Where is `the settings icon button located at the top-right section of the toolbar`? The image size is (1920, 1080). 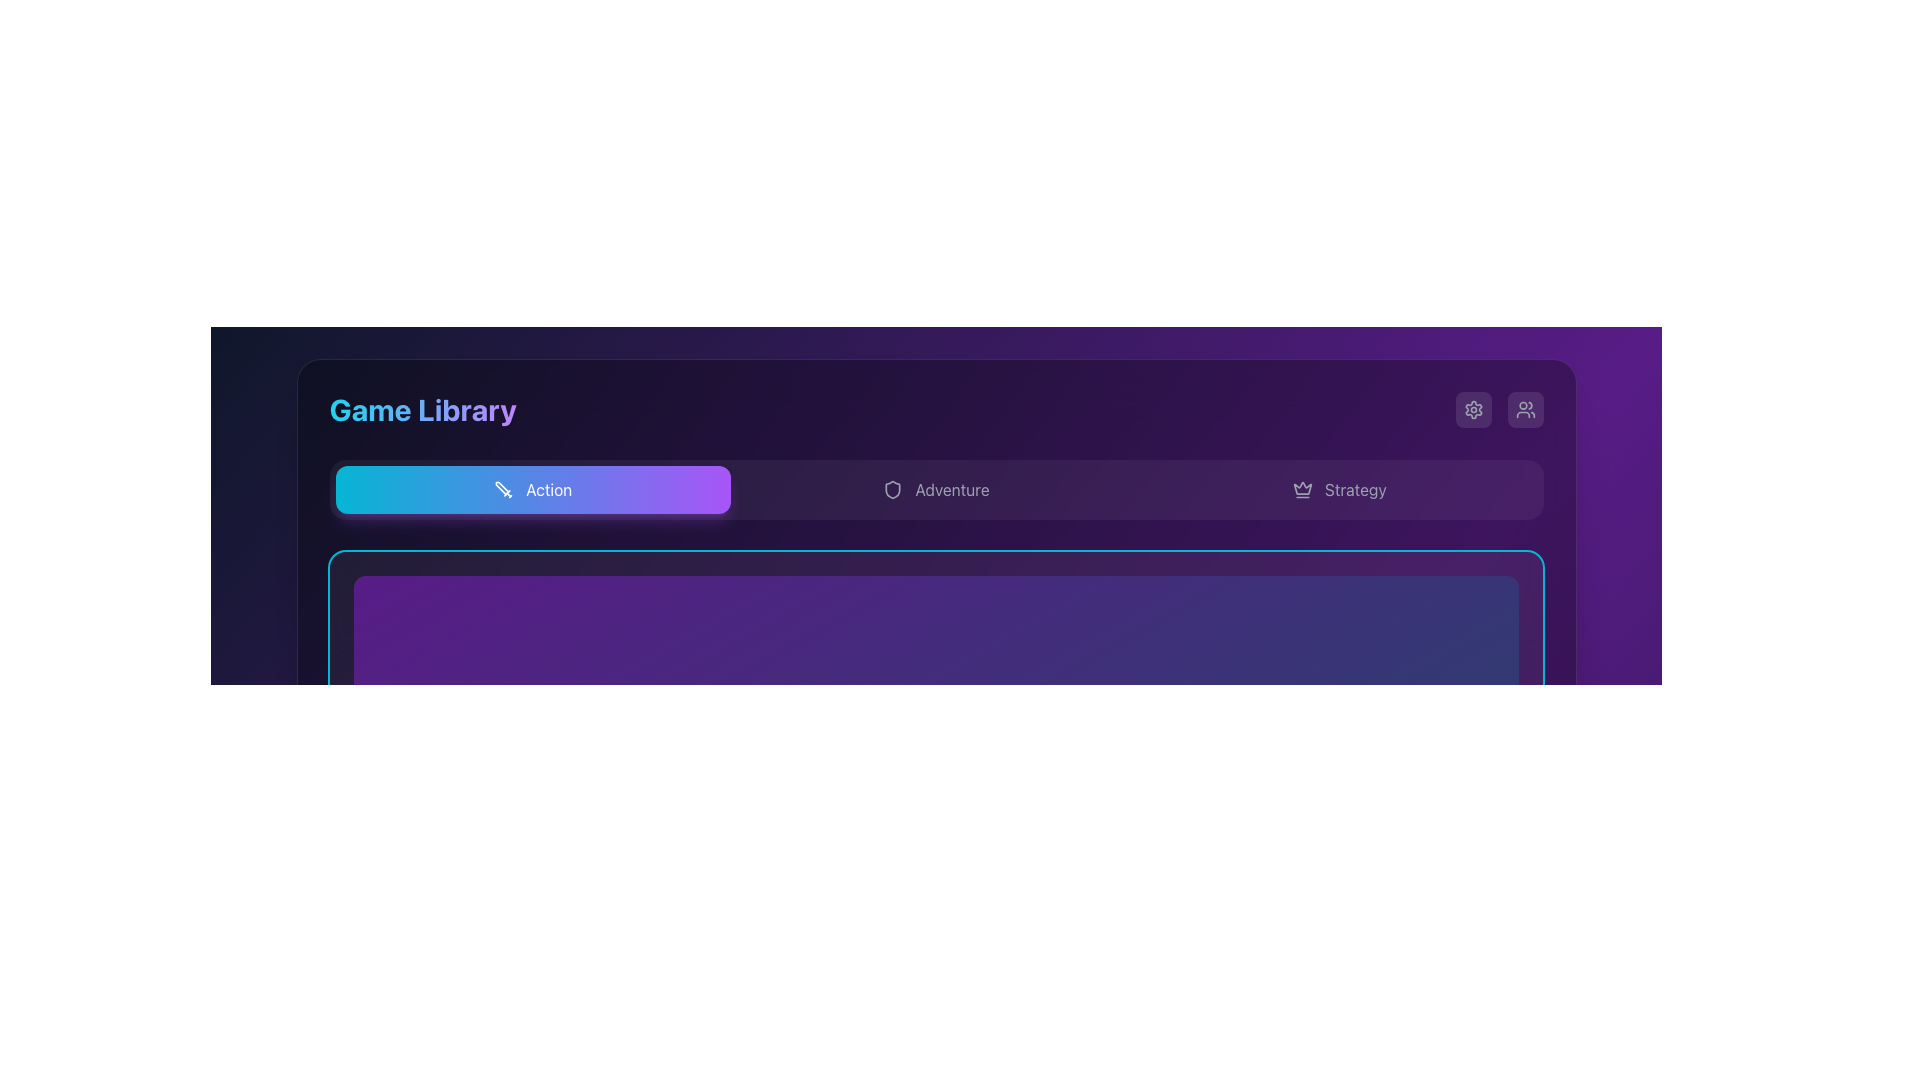 the settings icon button located at the top-right section of the toolbar is located at coordinates (1473, 408).